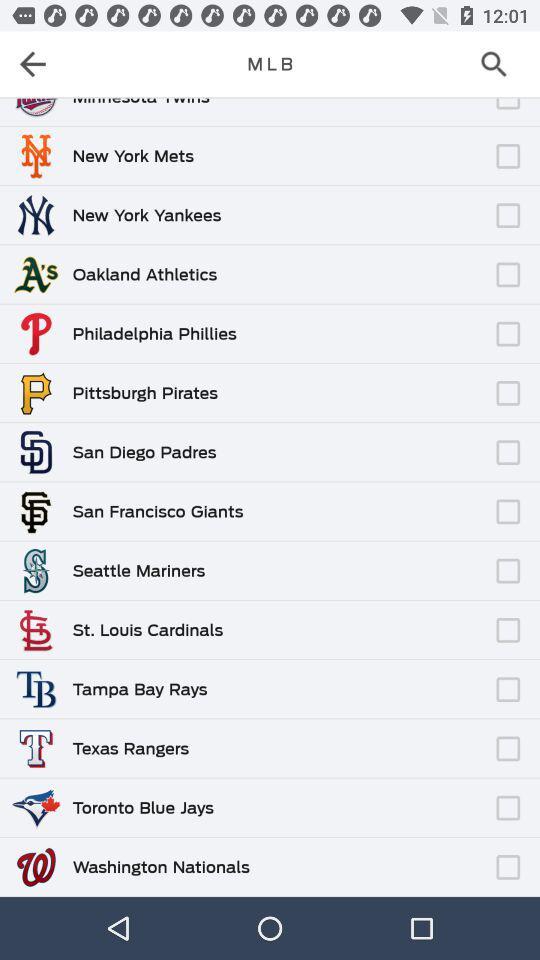 Image resolution: width=540 pixels, height=960 pixels. What do you see at coordinates (346, 561) in the screenshot?
I see `icon to the right of the seattle mariners` at bounding box center [346, 561].